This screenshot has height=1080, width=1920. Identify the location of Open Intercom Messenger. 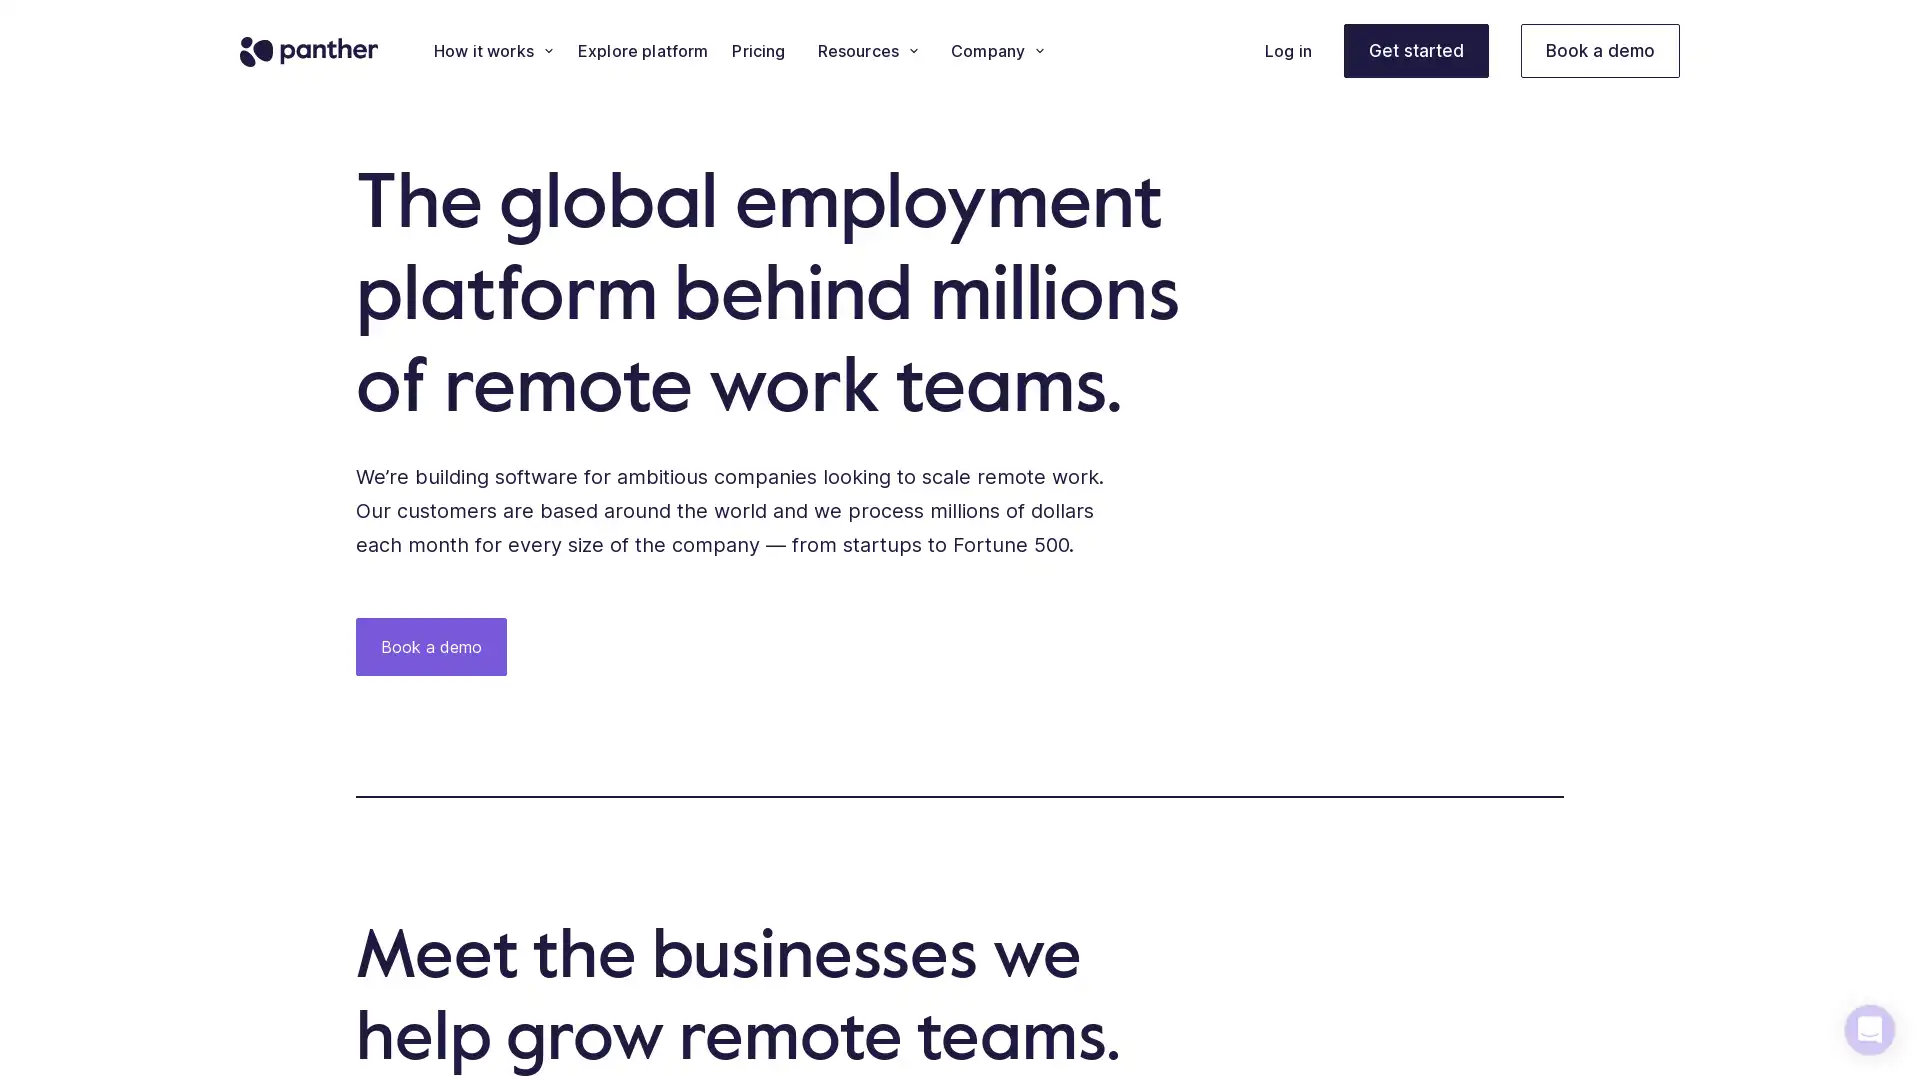
(1869, 1029).